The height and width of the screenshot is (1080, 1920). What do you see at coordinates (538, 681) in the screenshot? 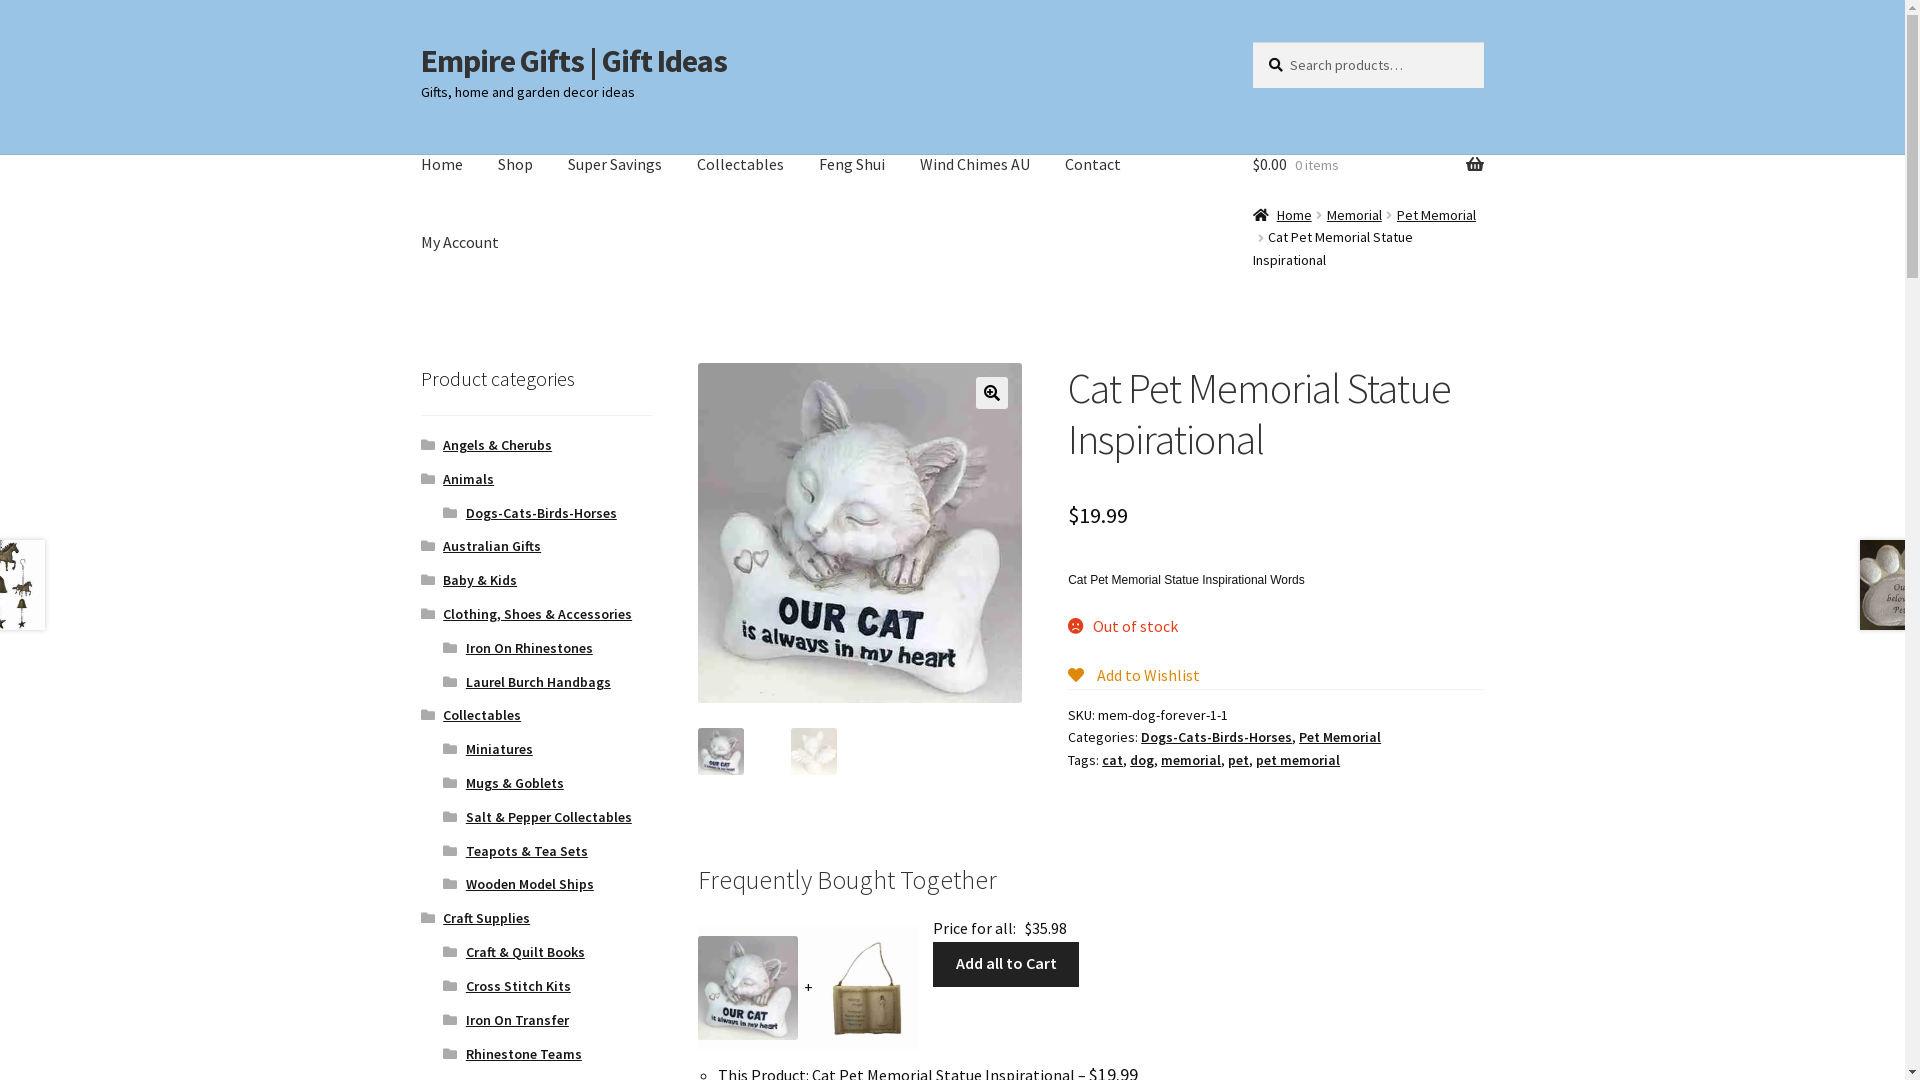
I see `'Laurel Burch Handbags'` at bounding box center [538, 681].